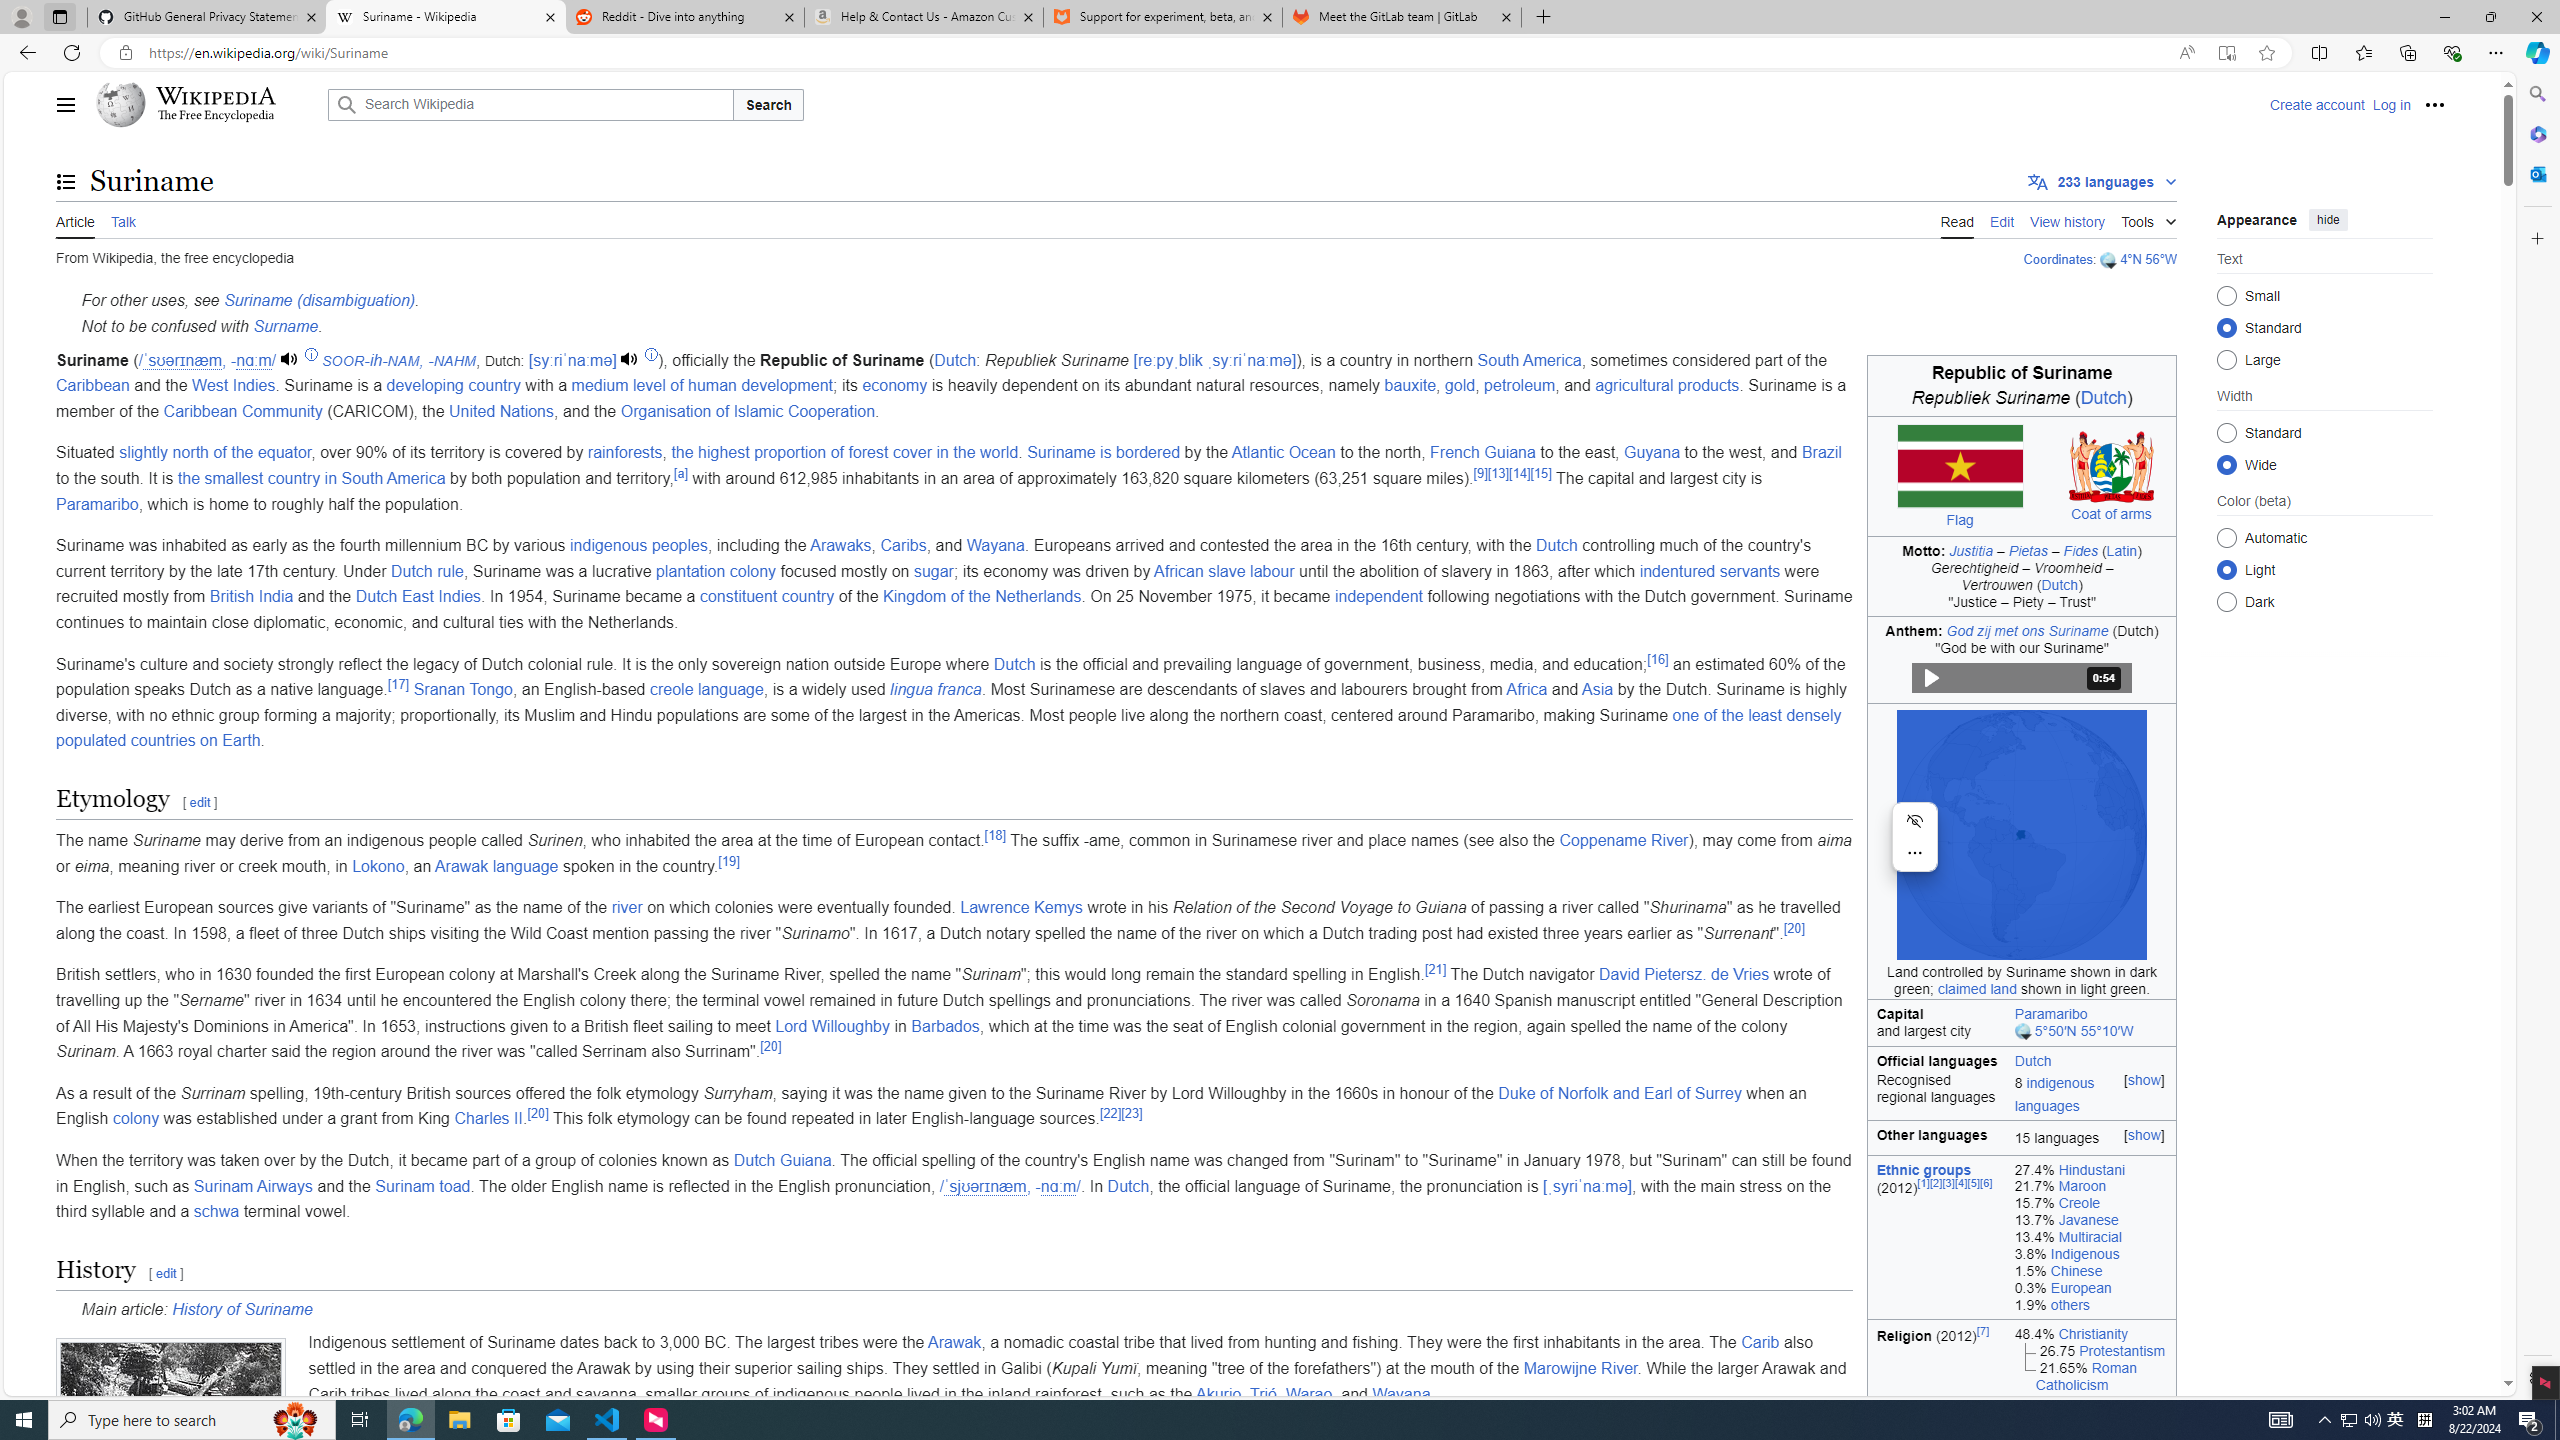 This screenshot has width=2560, height=1440. Describe the element at coordinates (893, 384) in the screenshot. I see `'economy'` at that location.